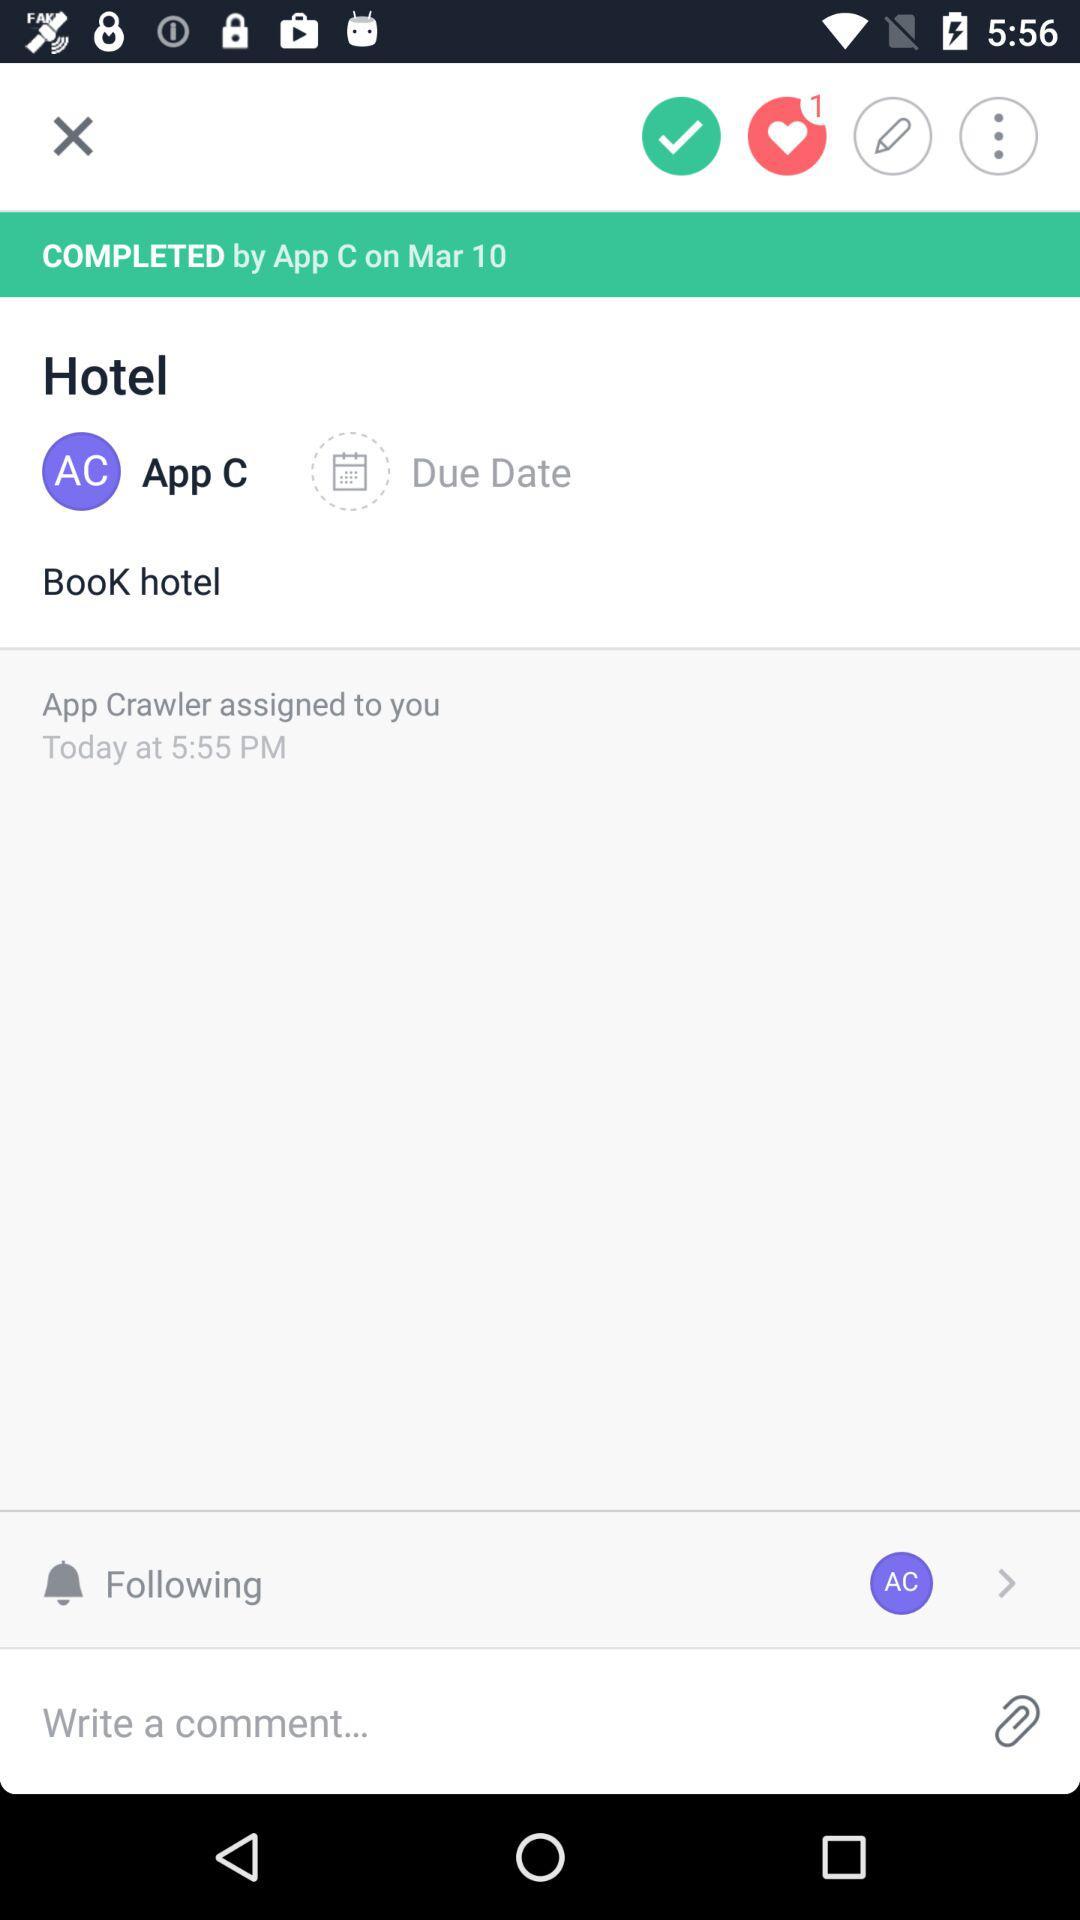  What do you see at coordinates (1006, 1582) in the screenshot?
I see `details` at bounding box center [1006, 1582].